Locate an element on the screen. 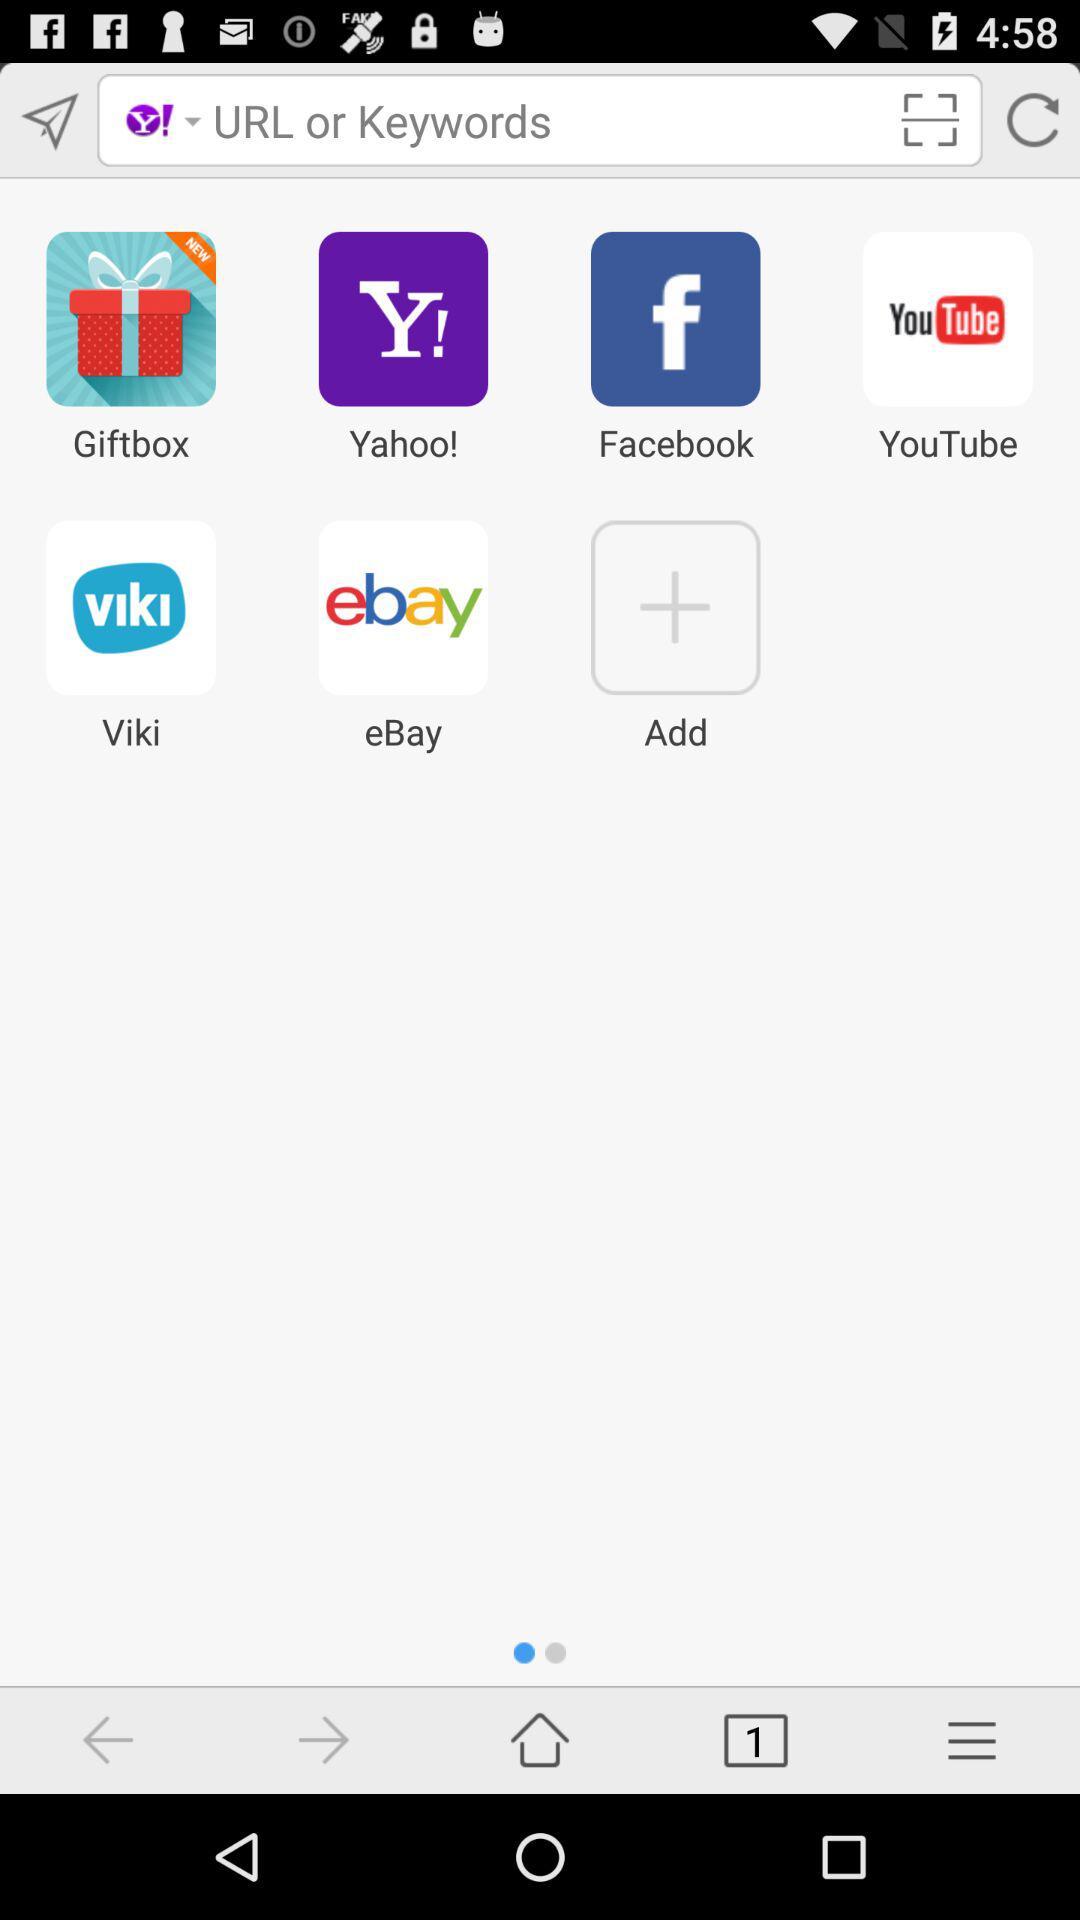 This screenshot has width=1080, height=1920. the refresh icon is located at coordinates (1031, 128).